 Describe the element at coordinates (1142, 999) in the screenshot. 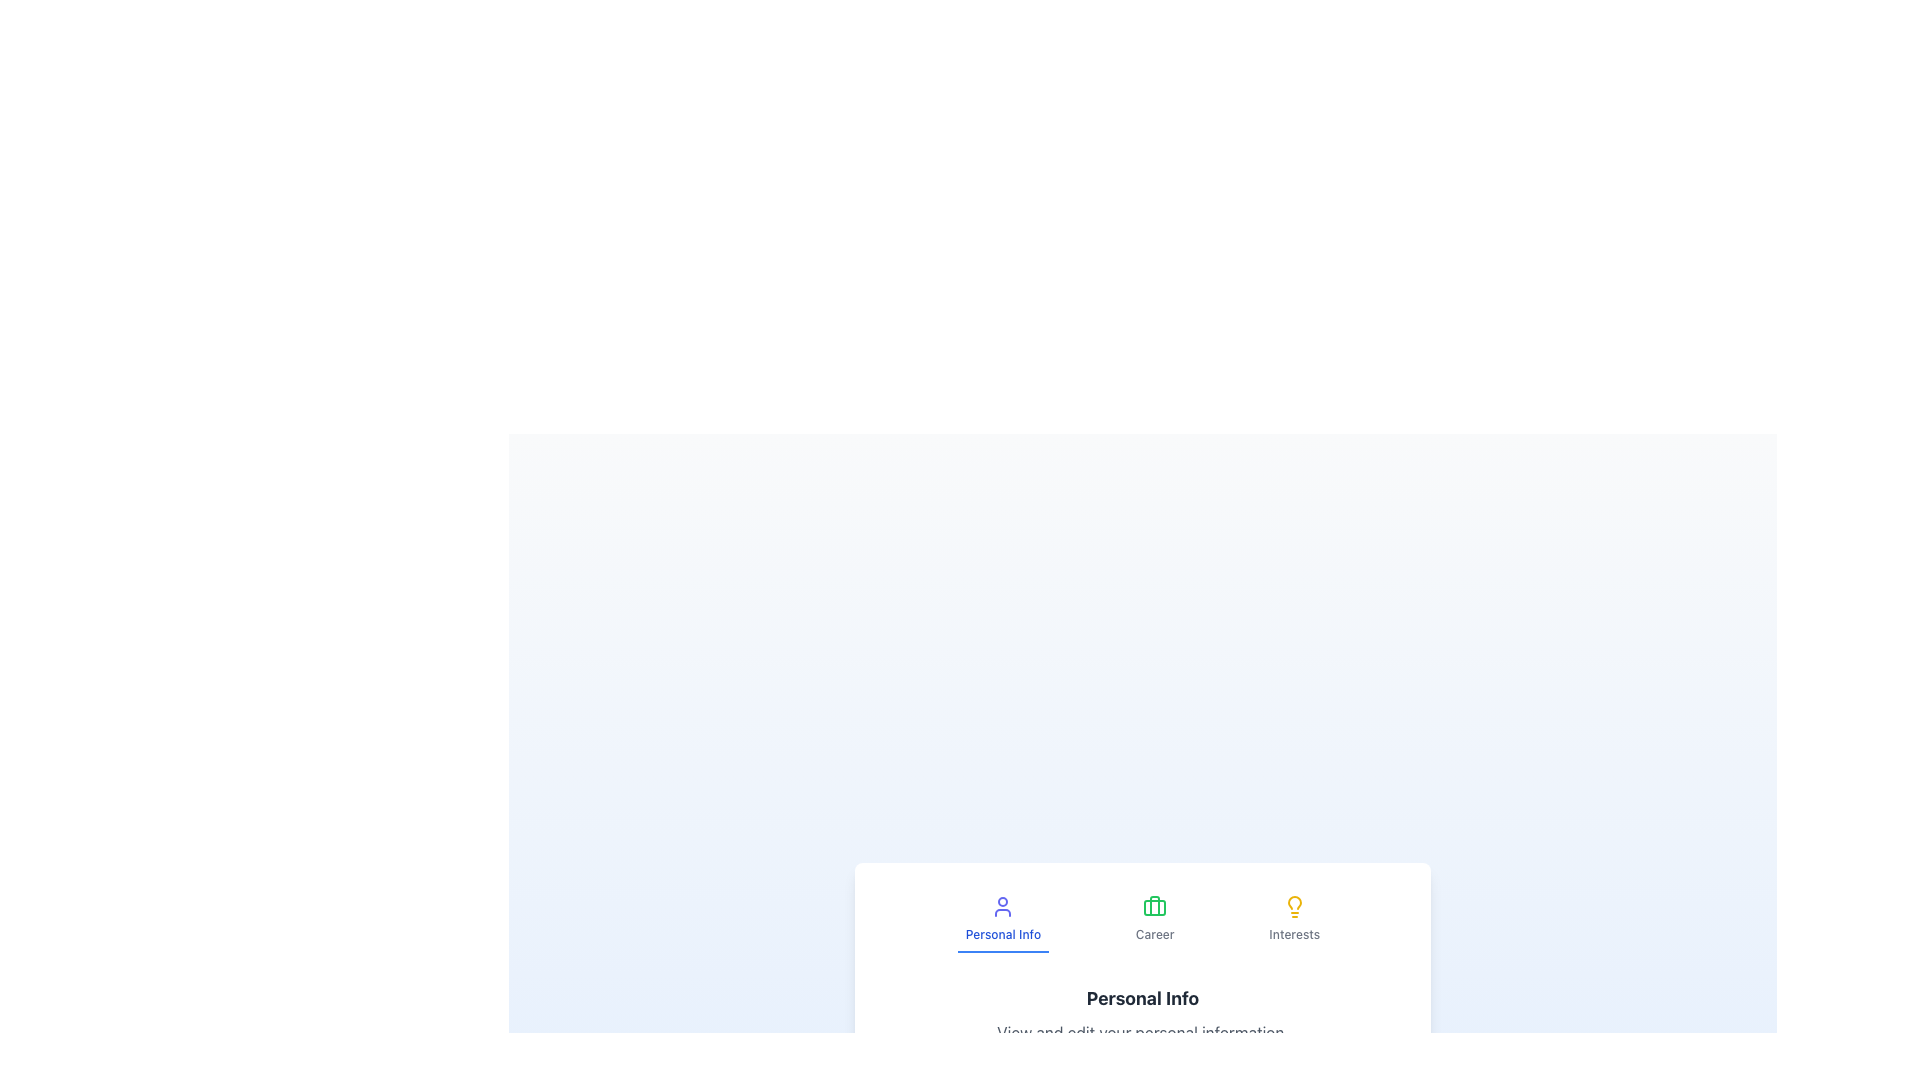

I see `the bold text label 'Personal Info' that is dark gray and visually prominent, positioned above the smaller gray text 'View and edit your personal information'` at that location.